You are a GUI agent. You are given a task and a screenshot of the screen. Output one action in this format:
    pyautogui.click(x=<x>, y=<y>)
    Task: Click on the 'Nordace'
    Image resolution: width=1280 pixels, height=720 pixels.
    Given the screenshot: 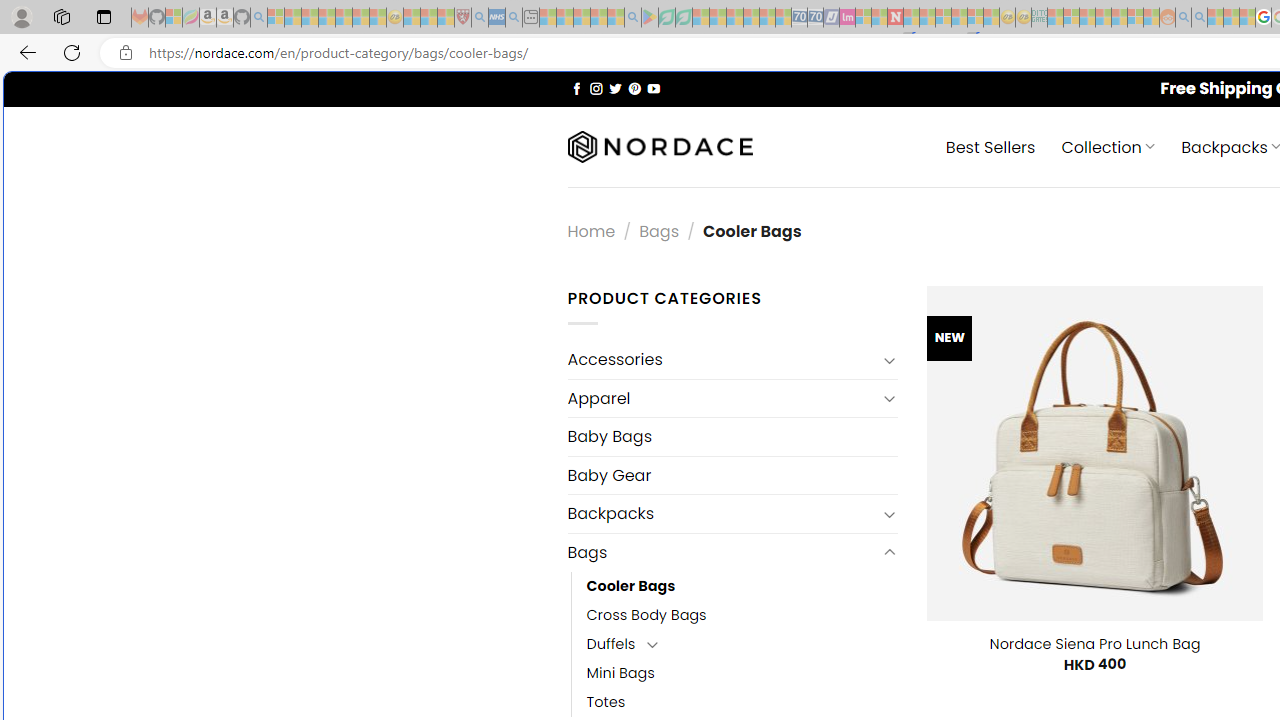 What is the action you would take?
    pyautogui.click(x=659, y=146)
    